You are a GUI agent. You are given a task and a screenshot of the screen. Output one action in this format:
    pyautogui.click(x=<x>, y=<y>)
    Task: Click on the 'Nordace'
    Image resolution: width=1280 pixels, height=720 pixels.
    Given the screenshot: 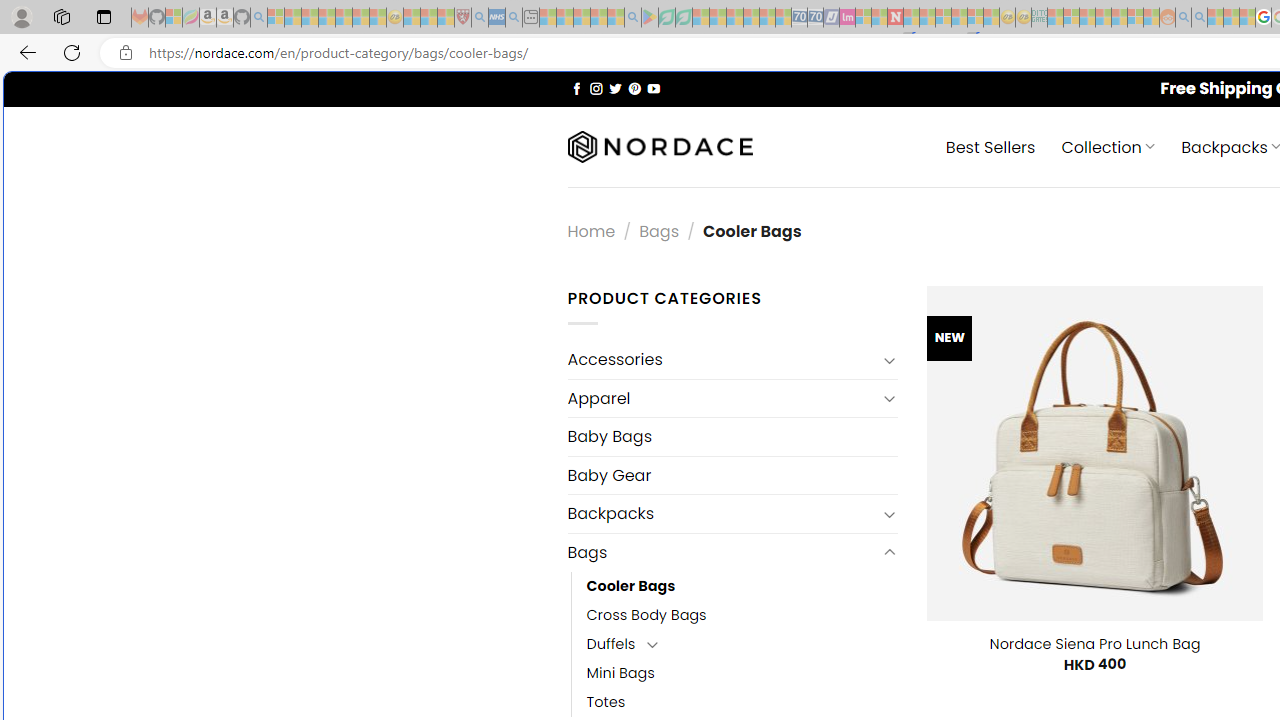 What is the action you would take?
    pyautogui.click(x=659, y=146)
    